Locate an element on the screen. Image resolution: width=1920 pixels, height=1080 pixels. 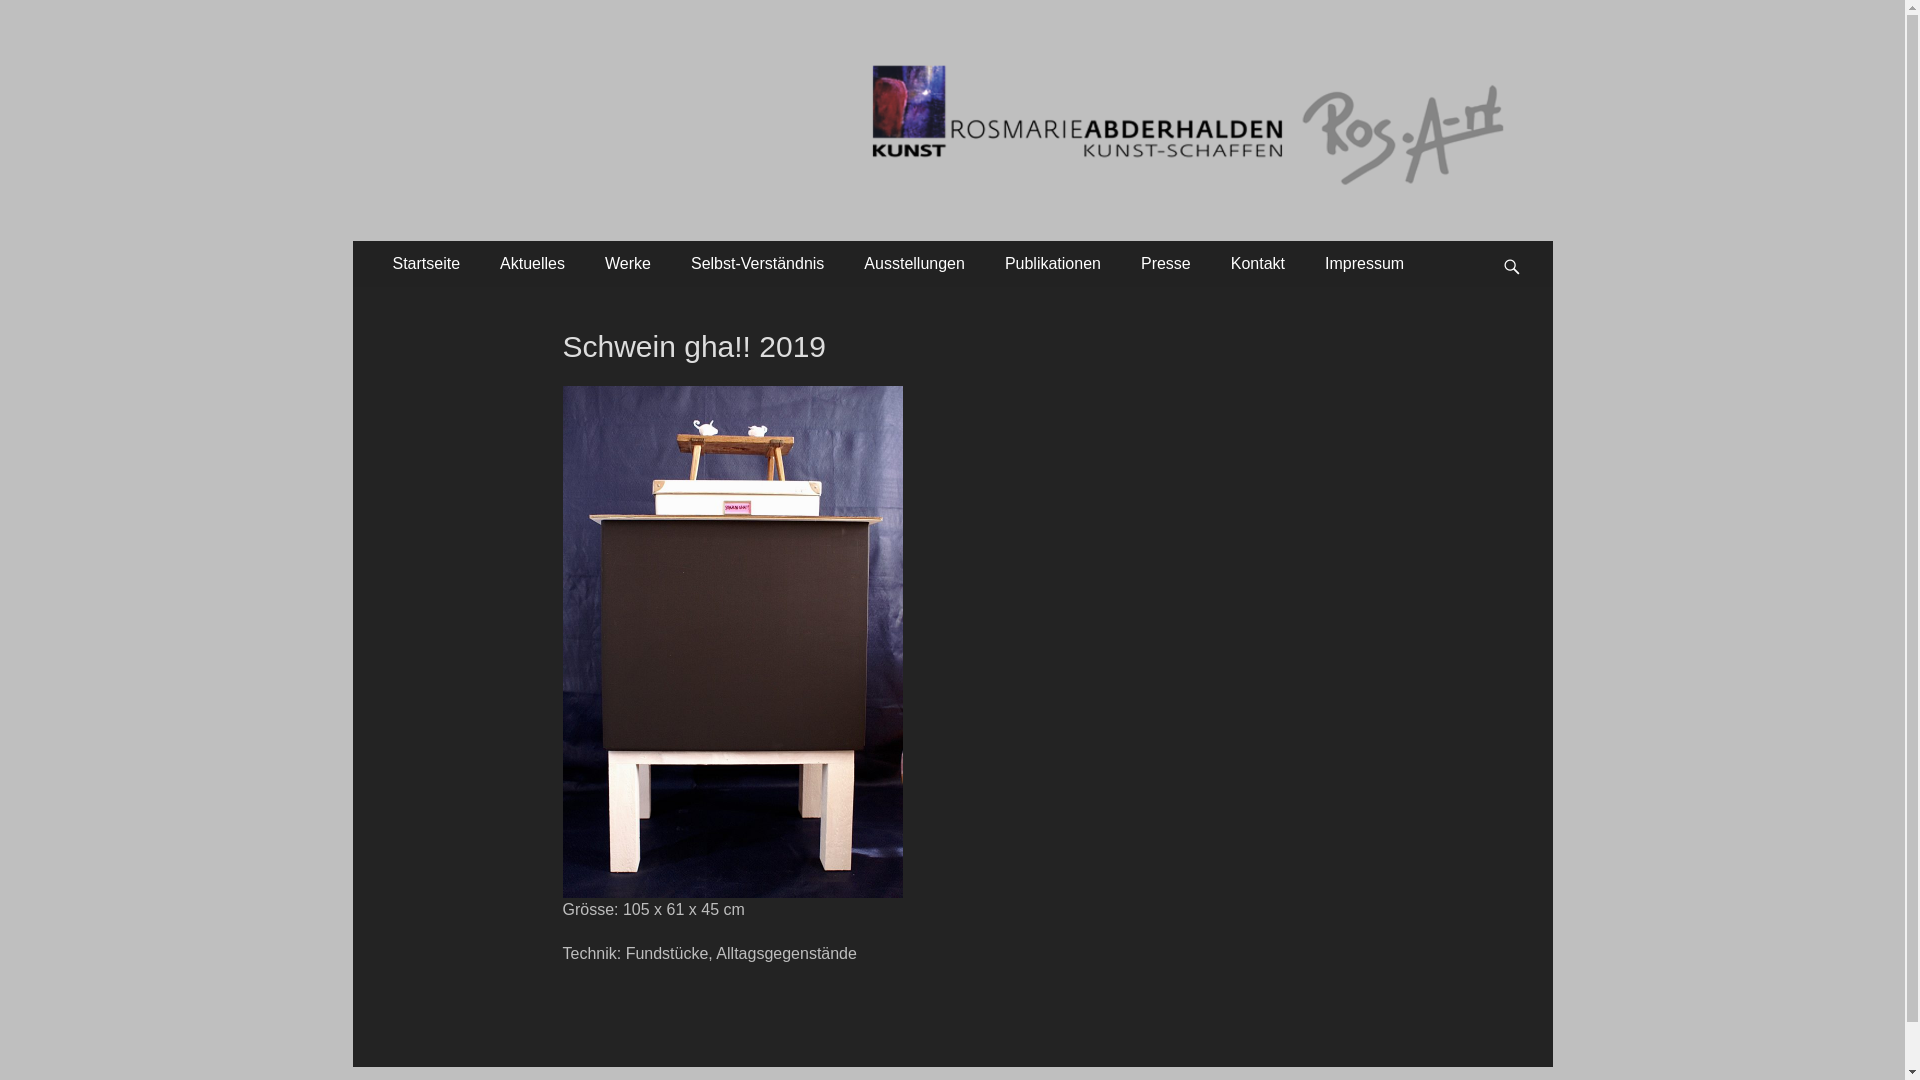
'Impressum' is located at coordinates (1305, 262).